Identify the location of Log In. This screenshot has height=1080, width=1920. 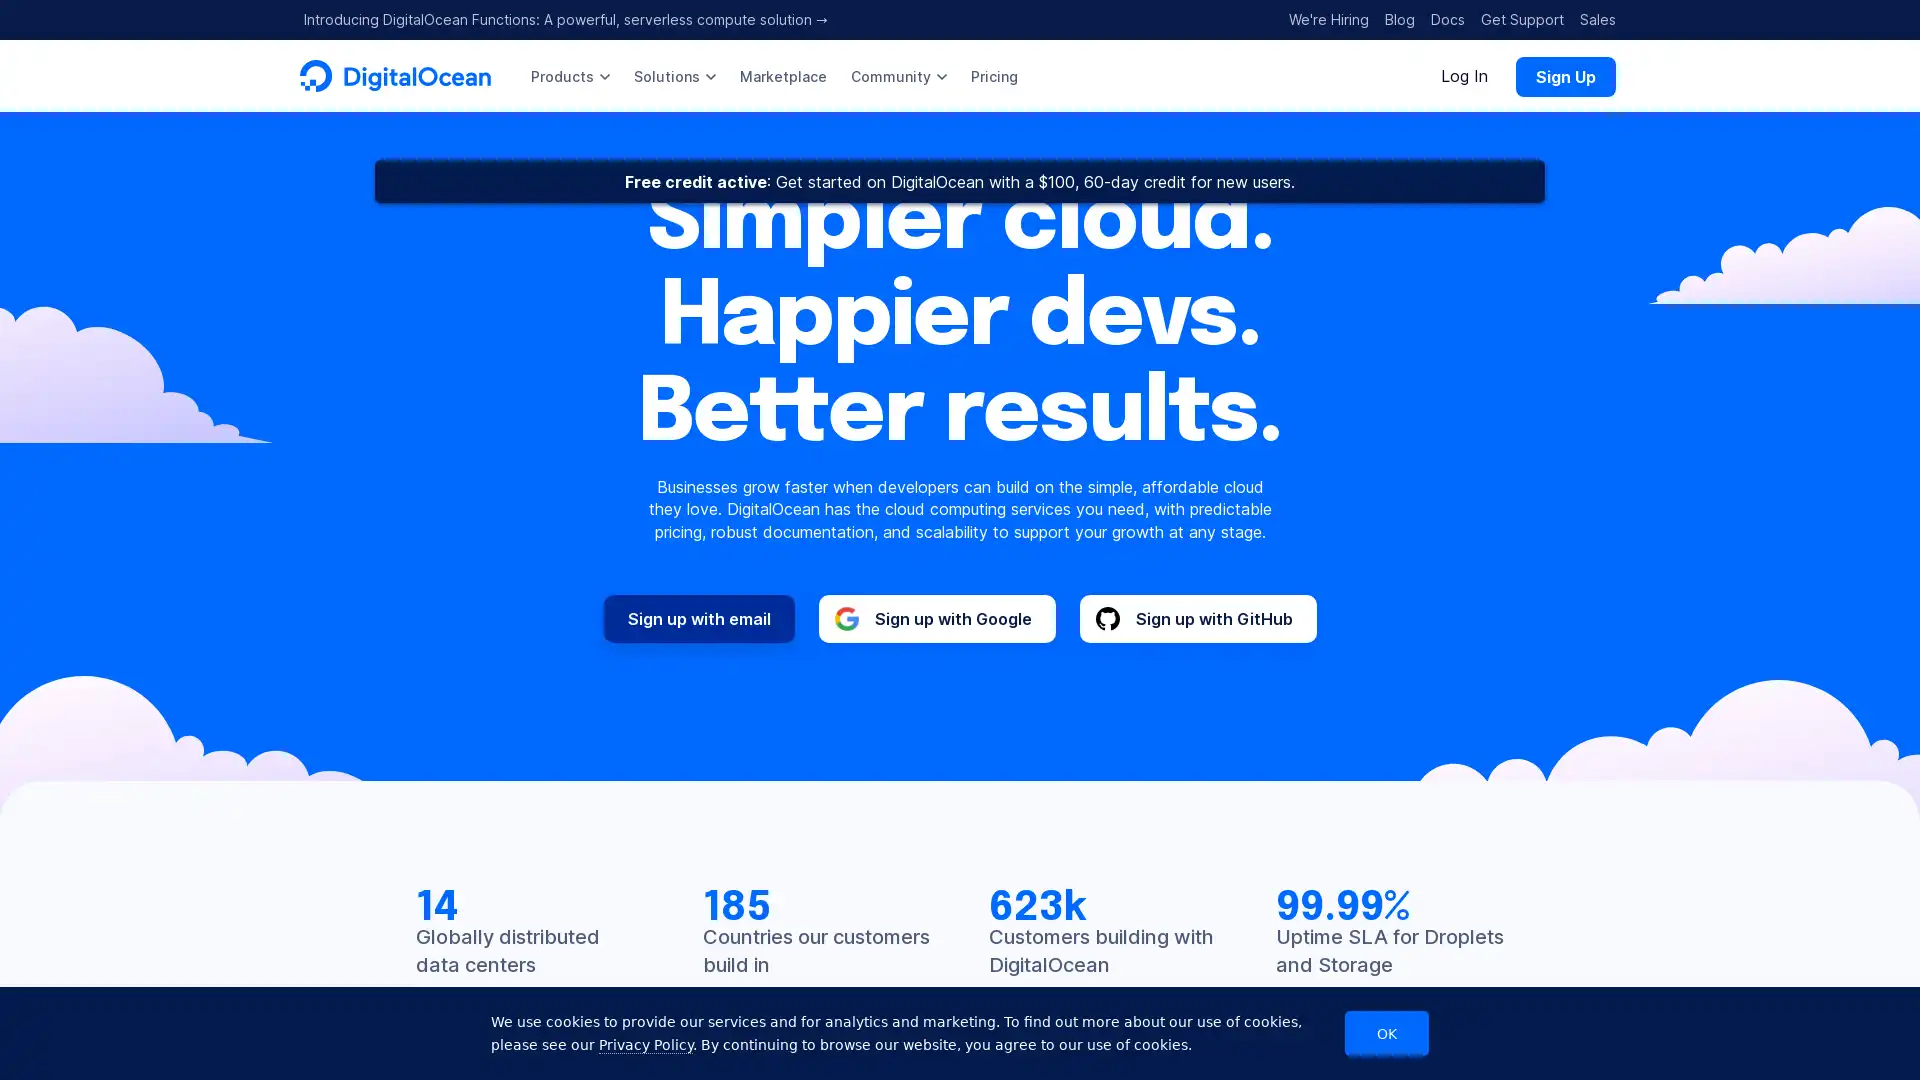
(1464, 75).